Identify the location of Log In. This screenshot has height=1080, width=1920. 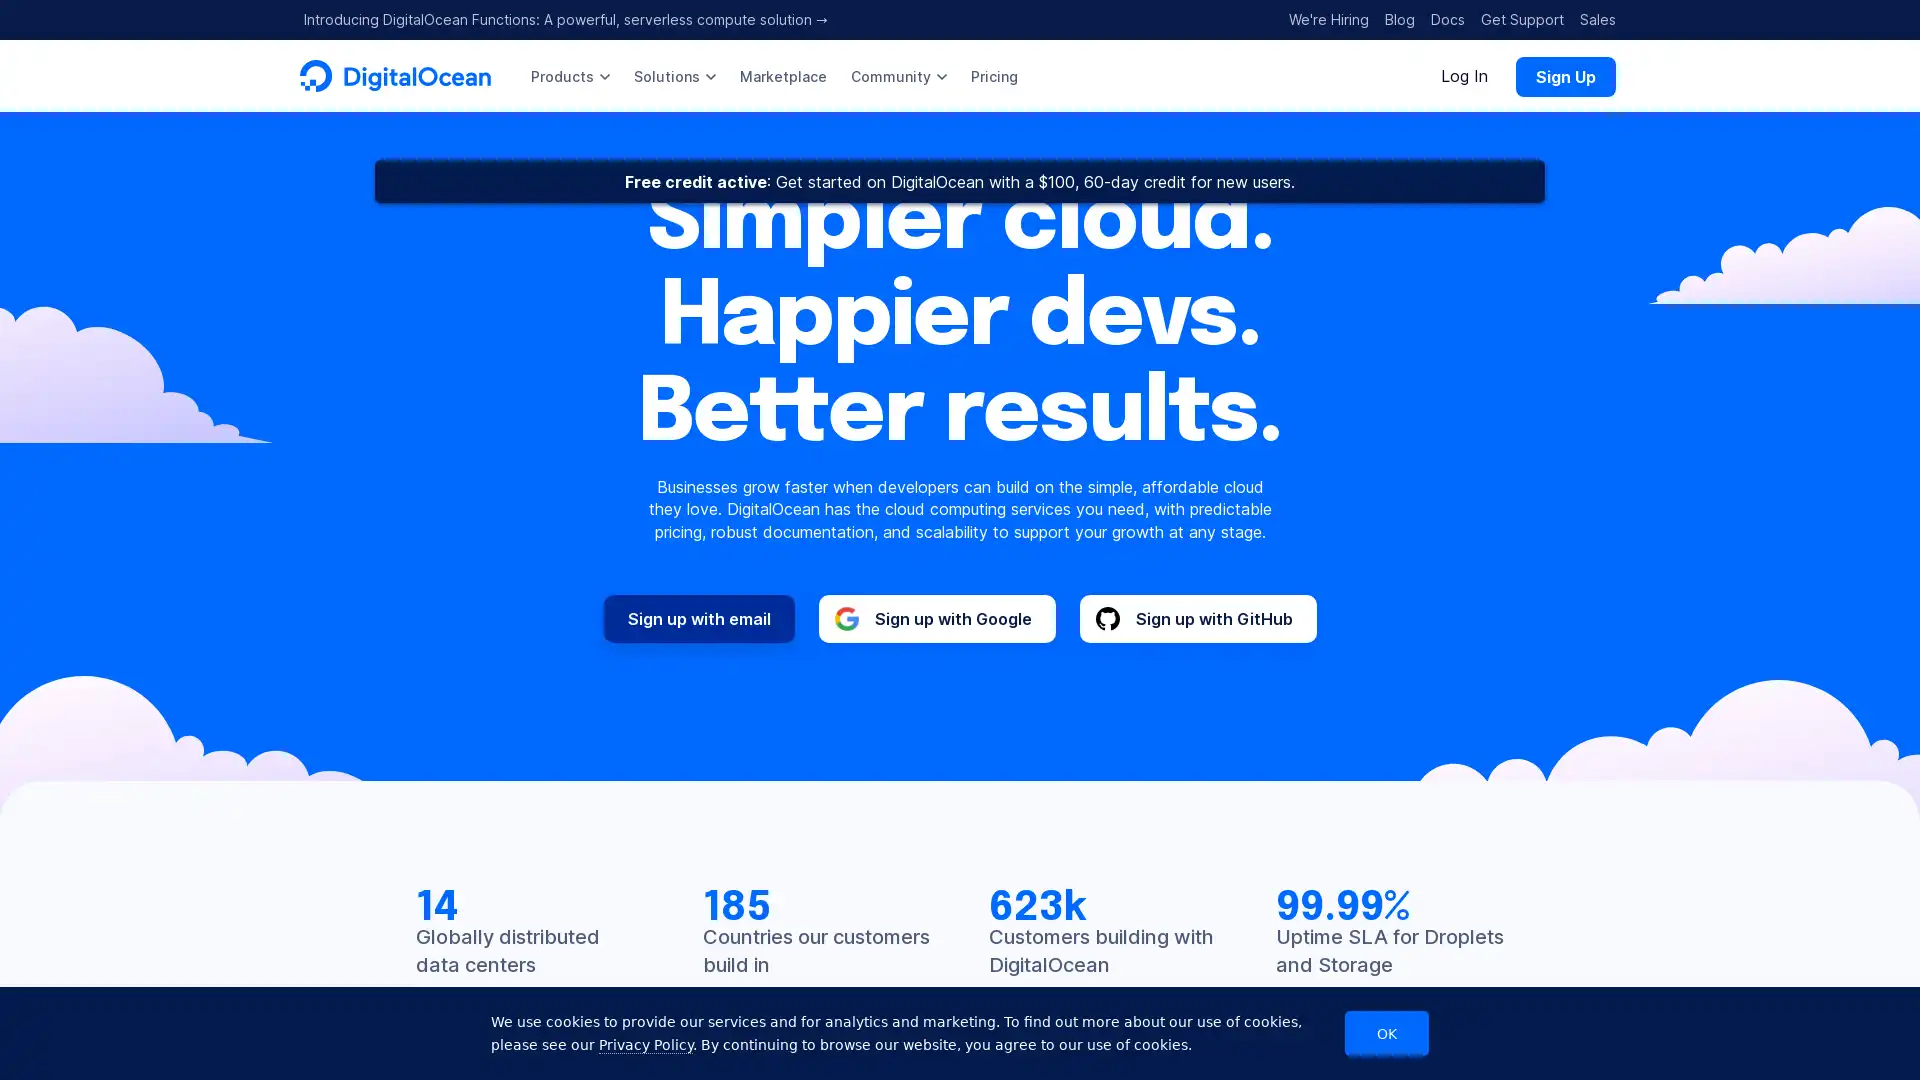
(1464, 75).